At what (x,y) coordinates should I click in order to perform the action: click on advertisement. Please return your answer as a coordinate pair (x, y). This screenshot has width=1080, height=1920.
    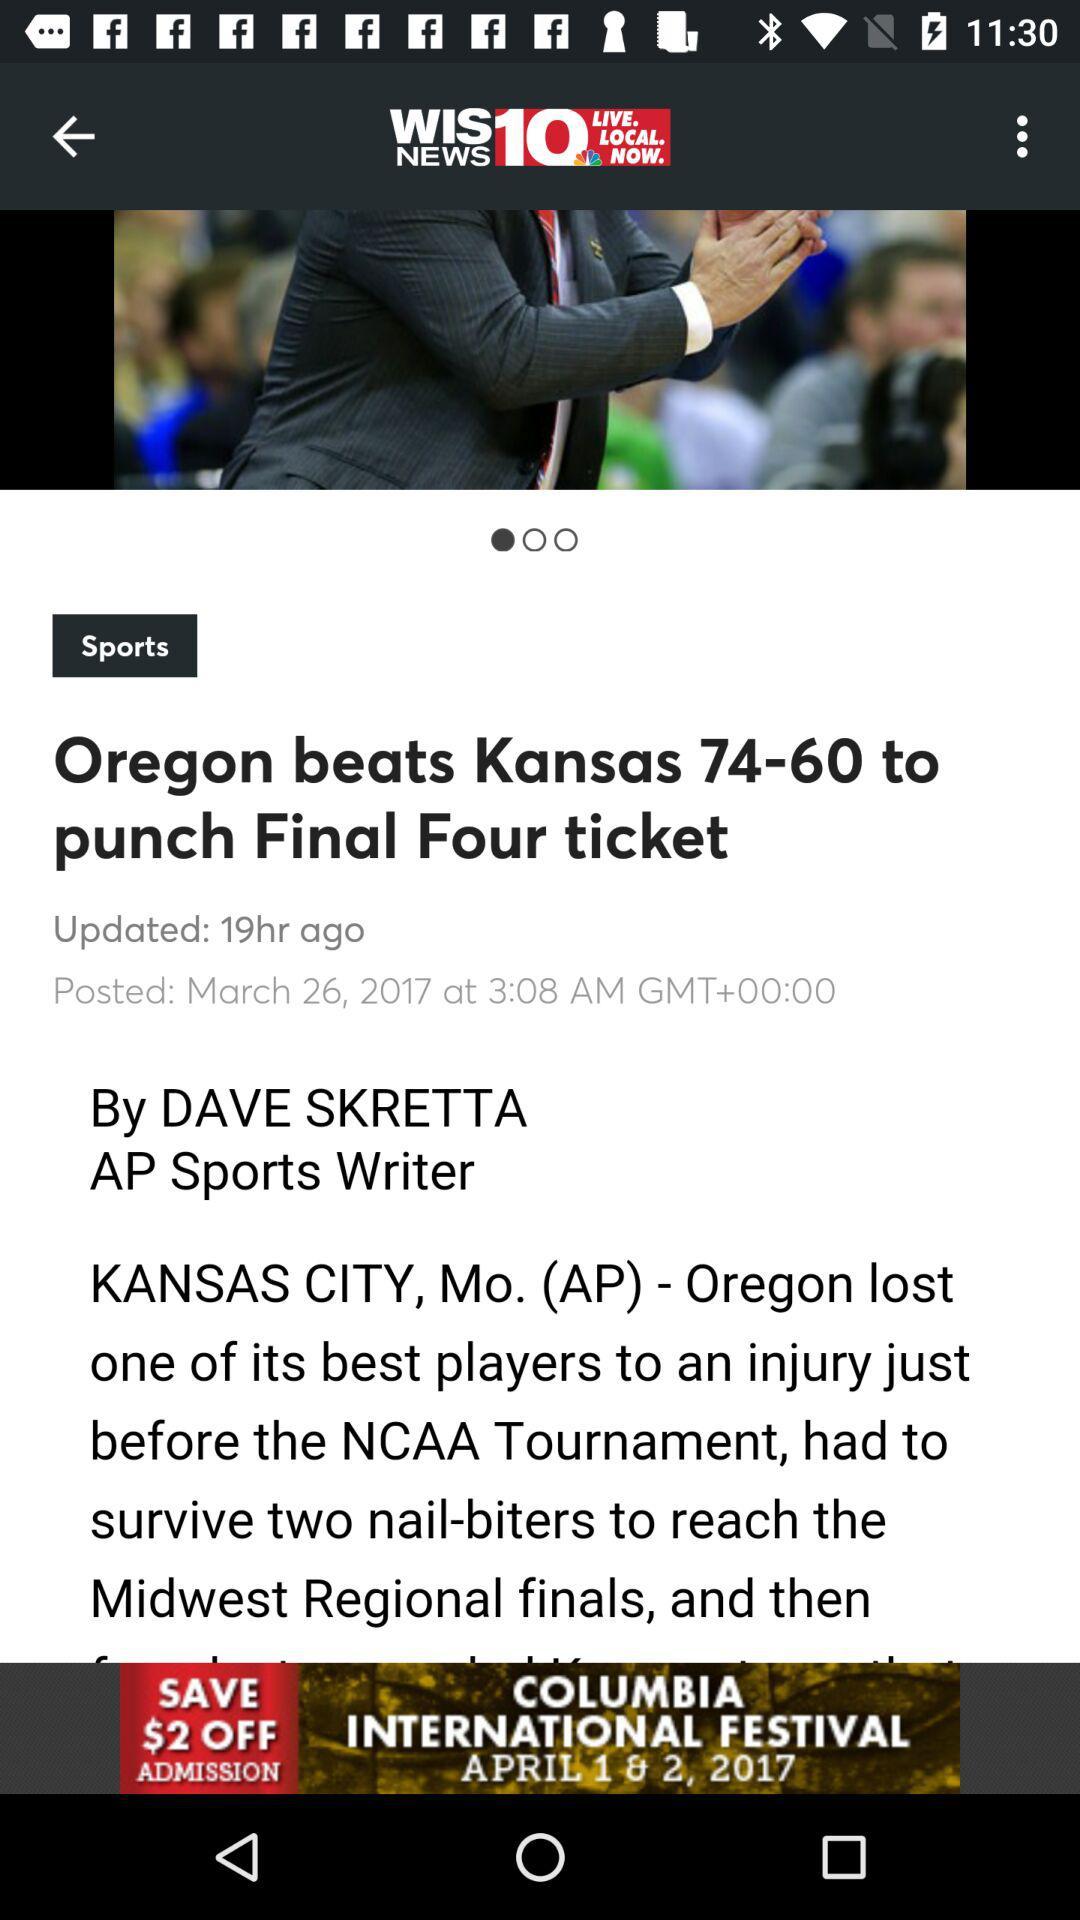
    Looking at the image, I should click on (540, 1727).